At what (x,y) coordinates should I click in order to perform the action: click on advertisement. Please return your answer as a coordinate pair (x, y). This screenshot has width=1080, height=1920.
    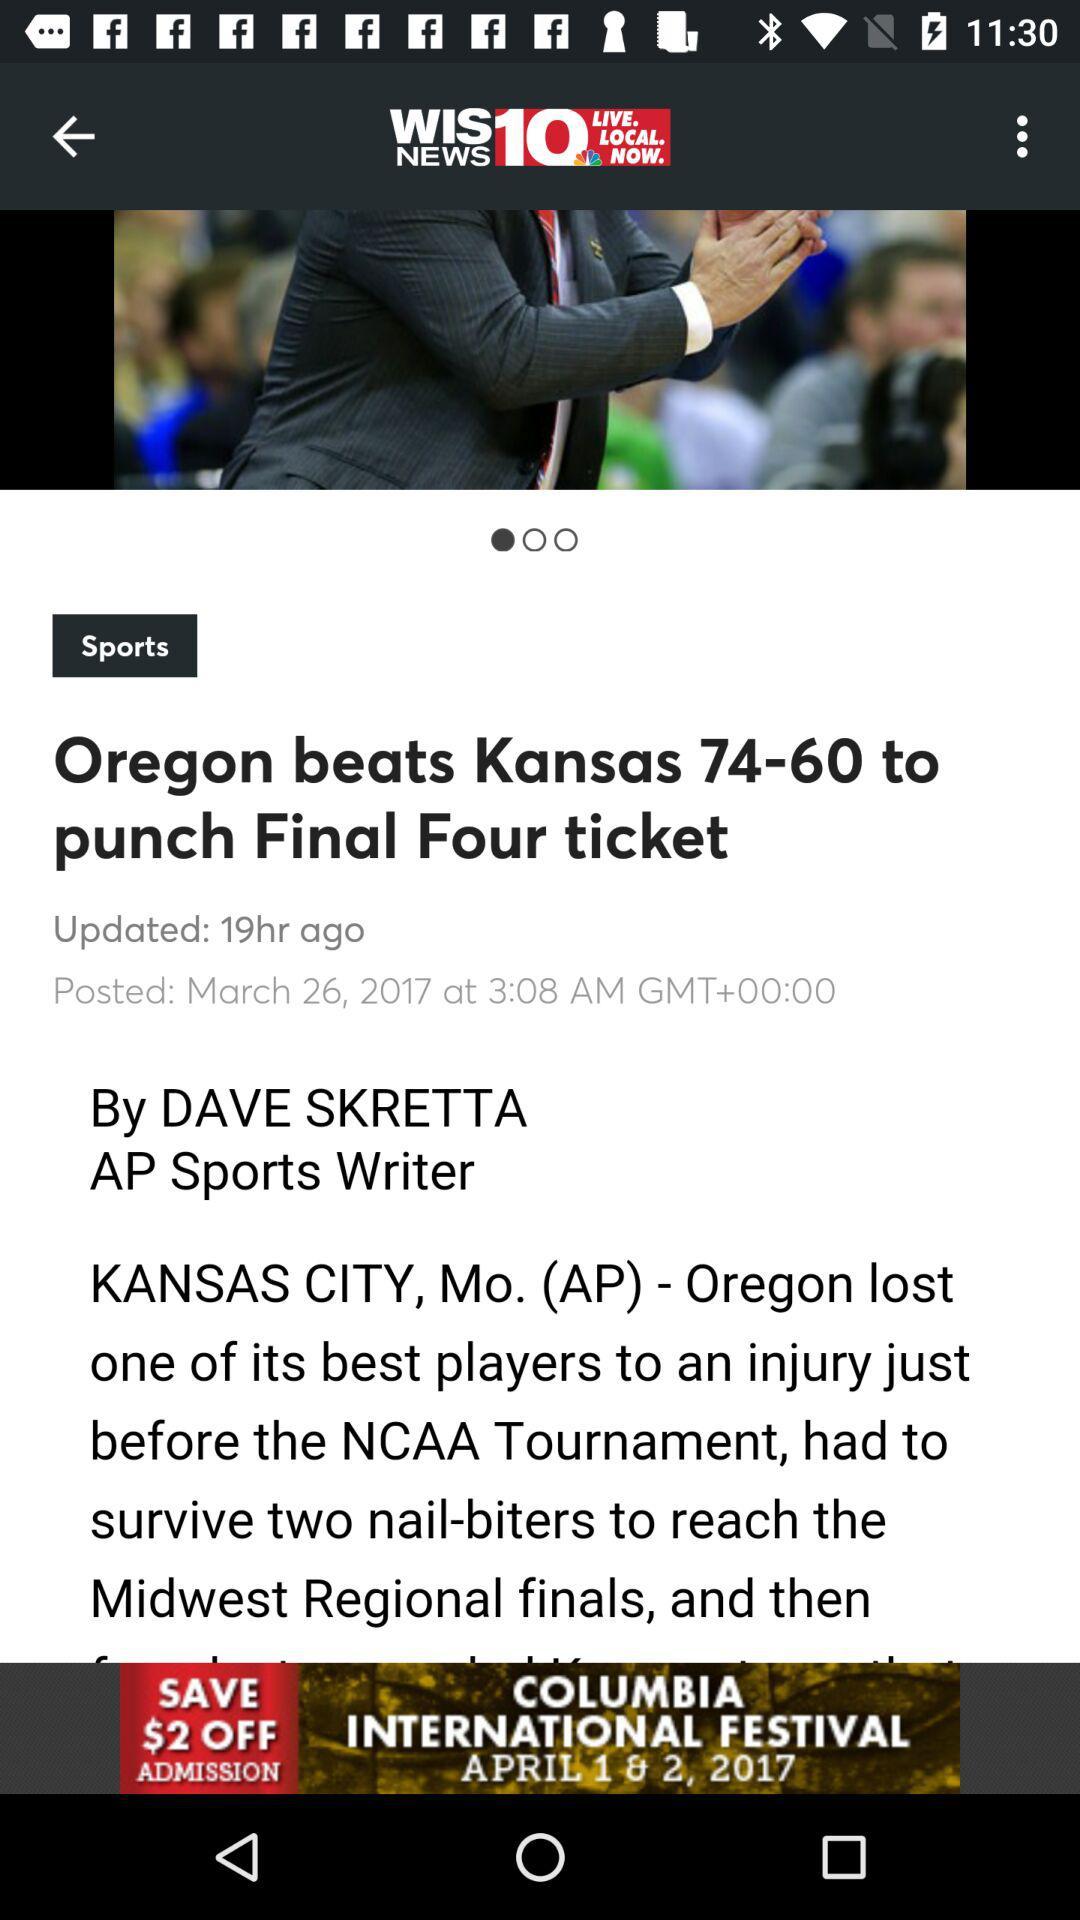
    Looking at the image, I should click on (540, 1727).